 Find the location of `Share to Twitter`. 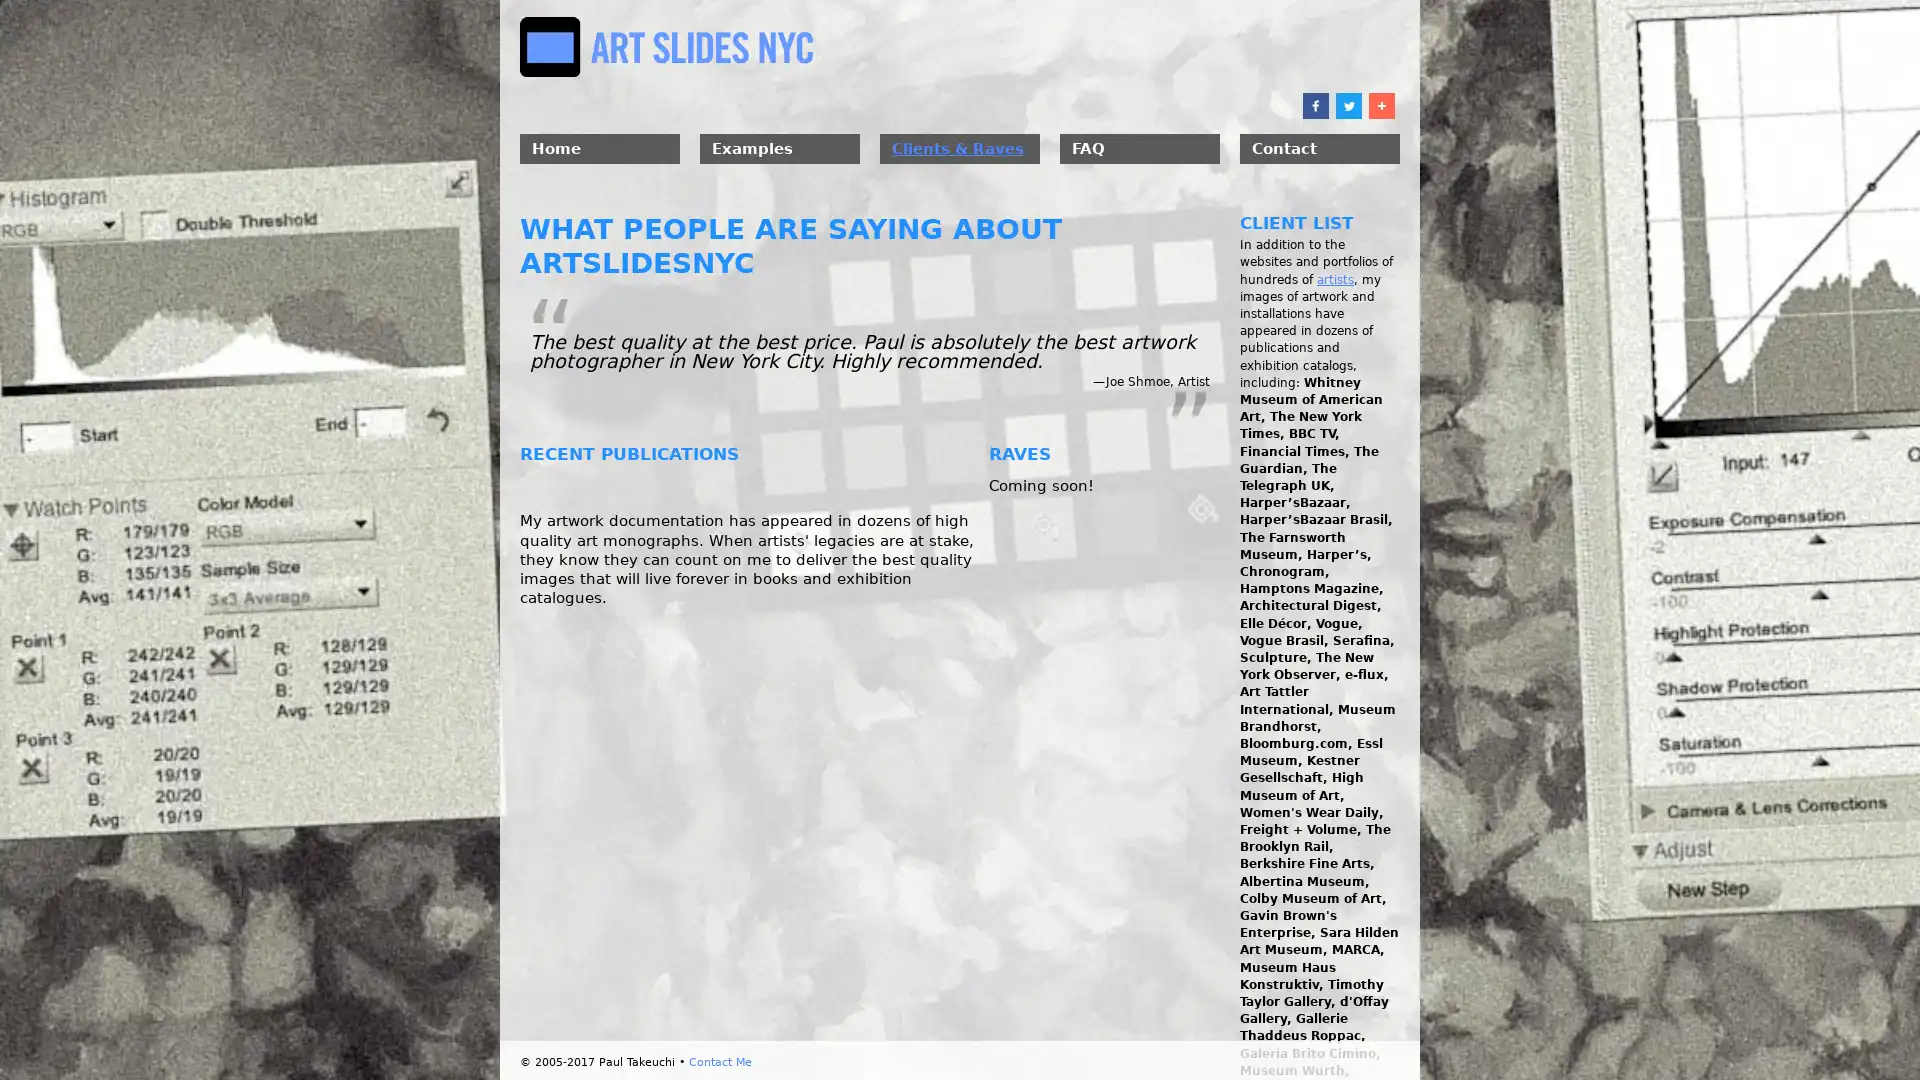

Share to Twitter is located at coordinates (1354, 104).